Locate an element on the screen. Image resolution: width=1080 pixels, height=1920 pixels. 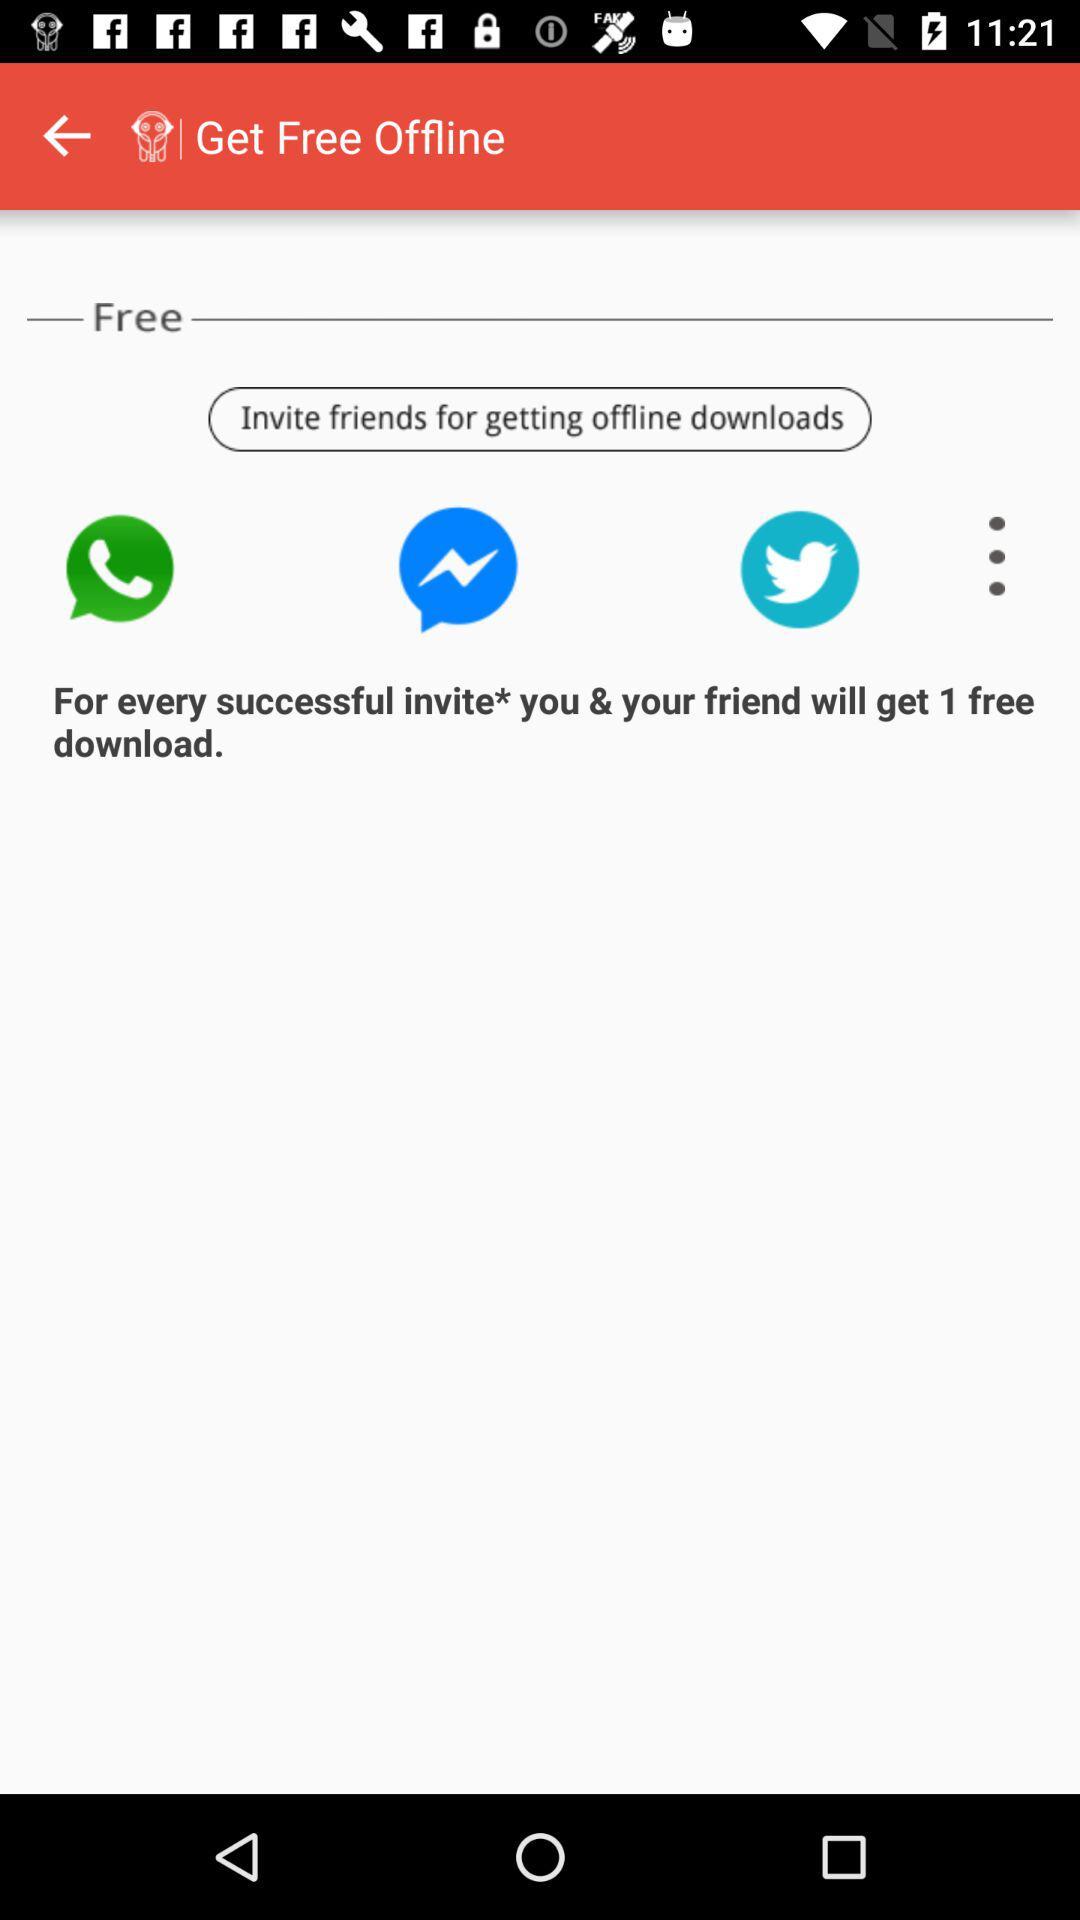
the twitter icon is located at coordinates (799, 568).